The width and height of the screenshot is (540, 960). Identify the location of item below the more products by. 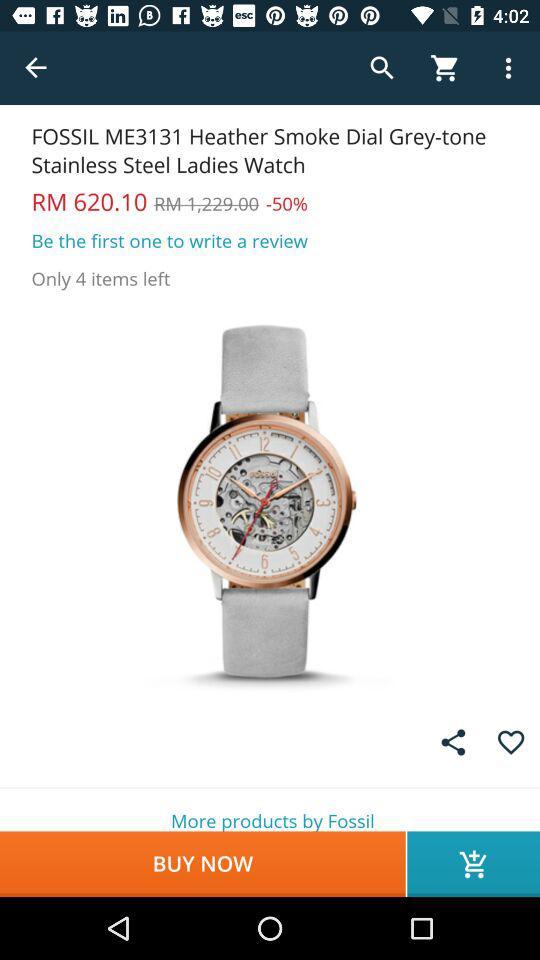
(472, 863).